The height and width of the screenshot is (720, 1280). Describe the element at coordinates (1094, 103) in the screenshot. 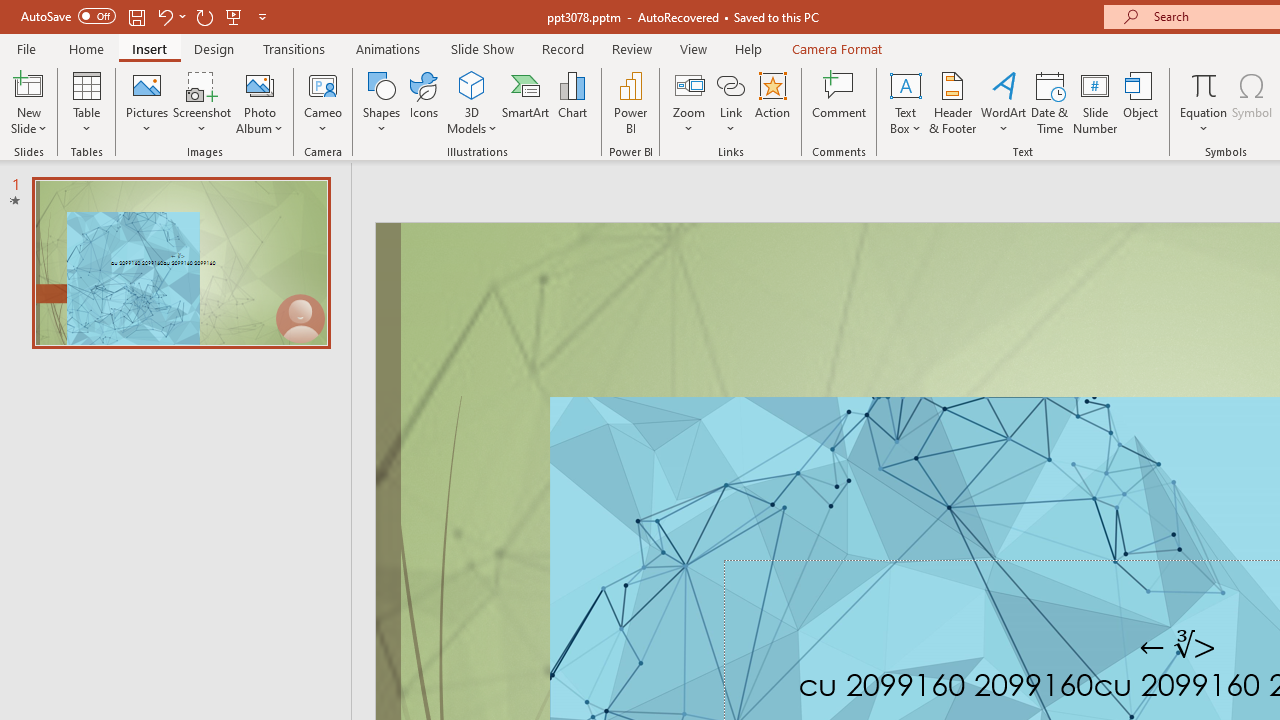

I see `'Slide Number'` at that location.